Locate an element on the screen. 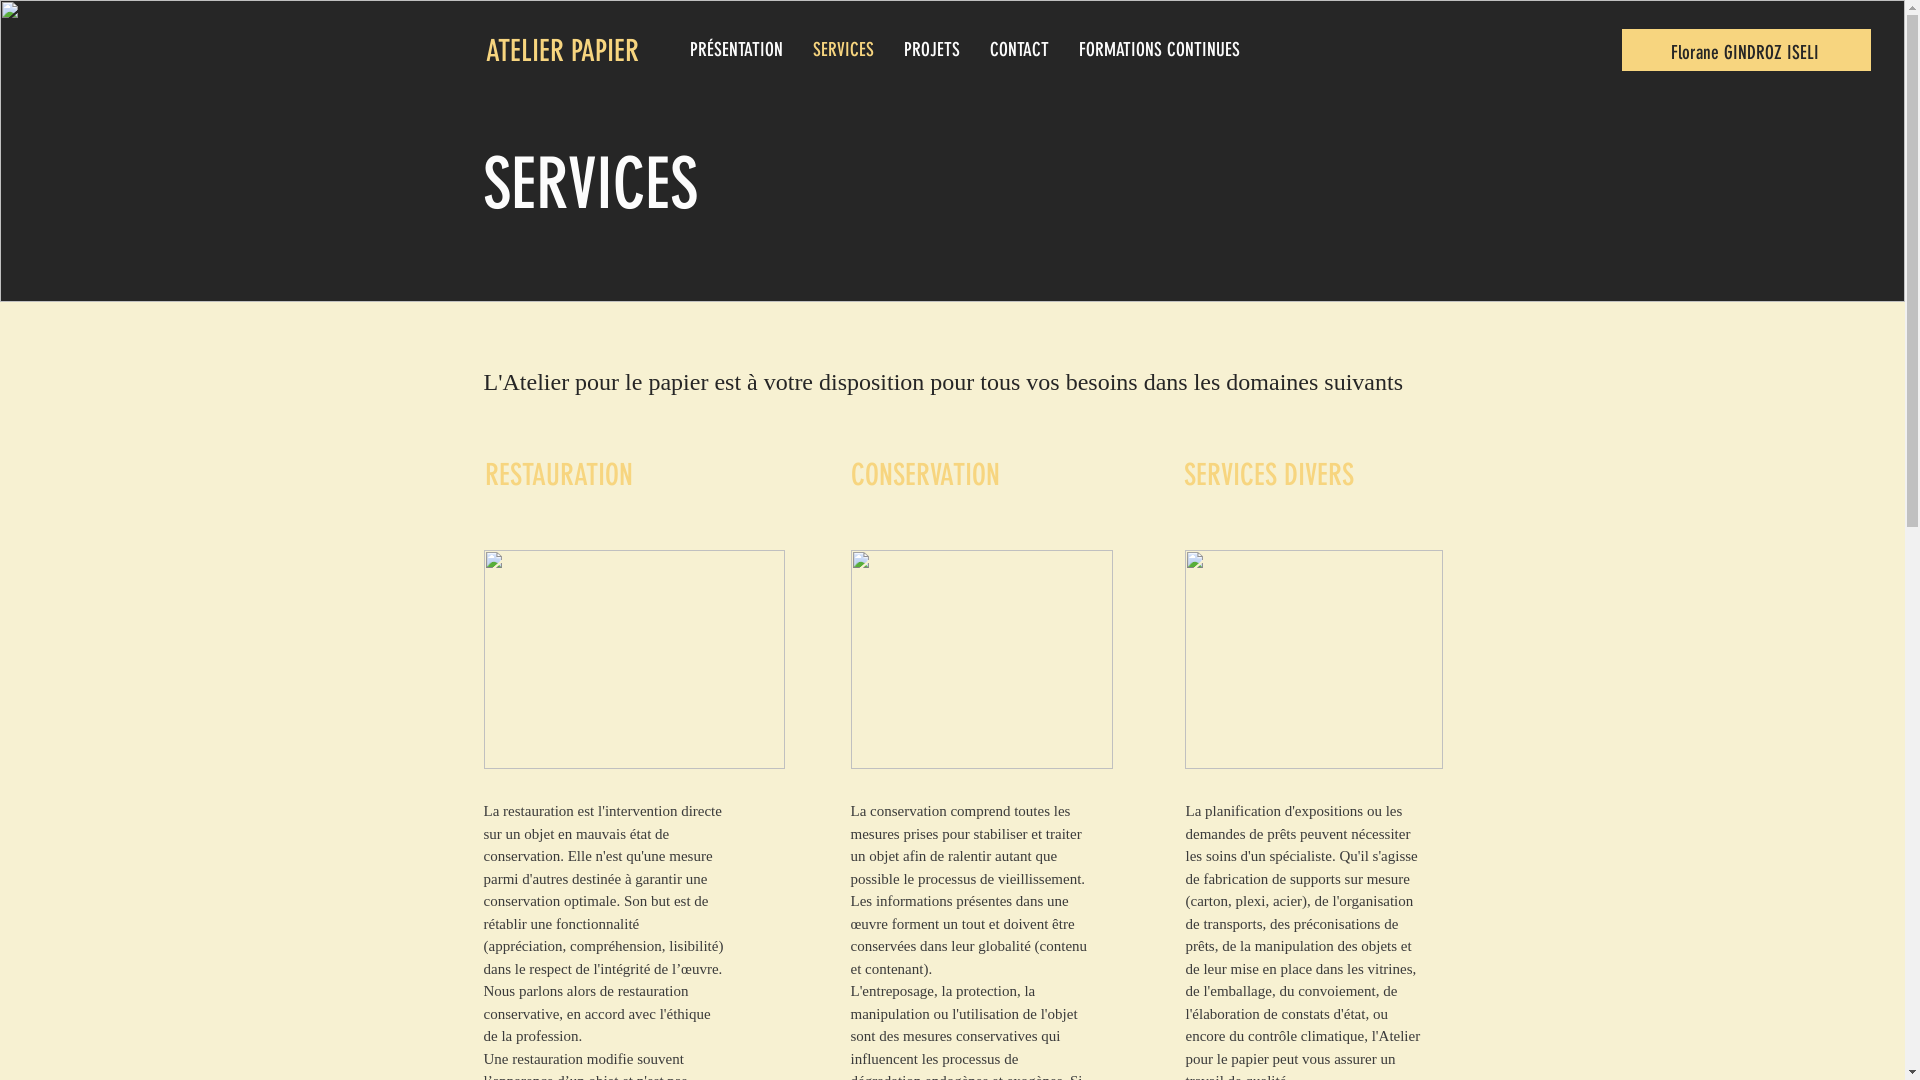 Image resolution: width=1920 pixels, height=1080 pixels. 'PROJETS' is located at coordinates (930, 50).